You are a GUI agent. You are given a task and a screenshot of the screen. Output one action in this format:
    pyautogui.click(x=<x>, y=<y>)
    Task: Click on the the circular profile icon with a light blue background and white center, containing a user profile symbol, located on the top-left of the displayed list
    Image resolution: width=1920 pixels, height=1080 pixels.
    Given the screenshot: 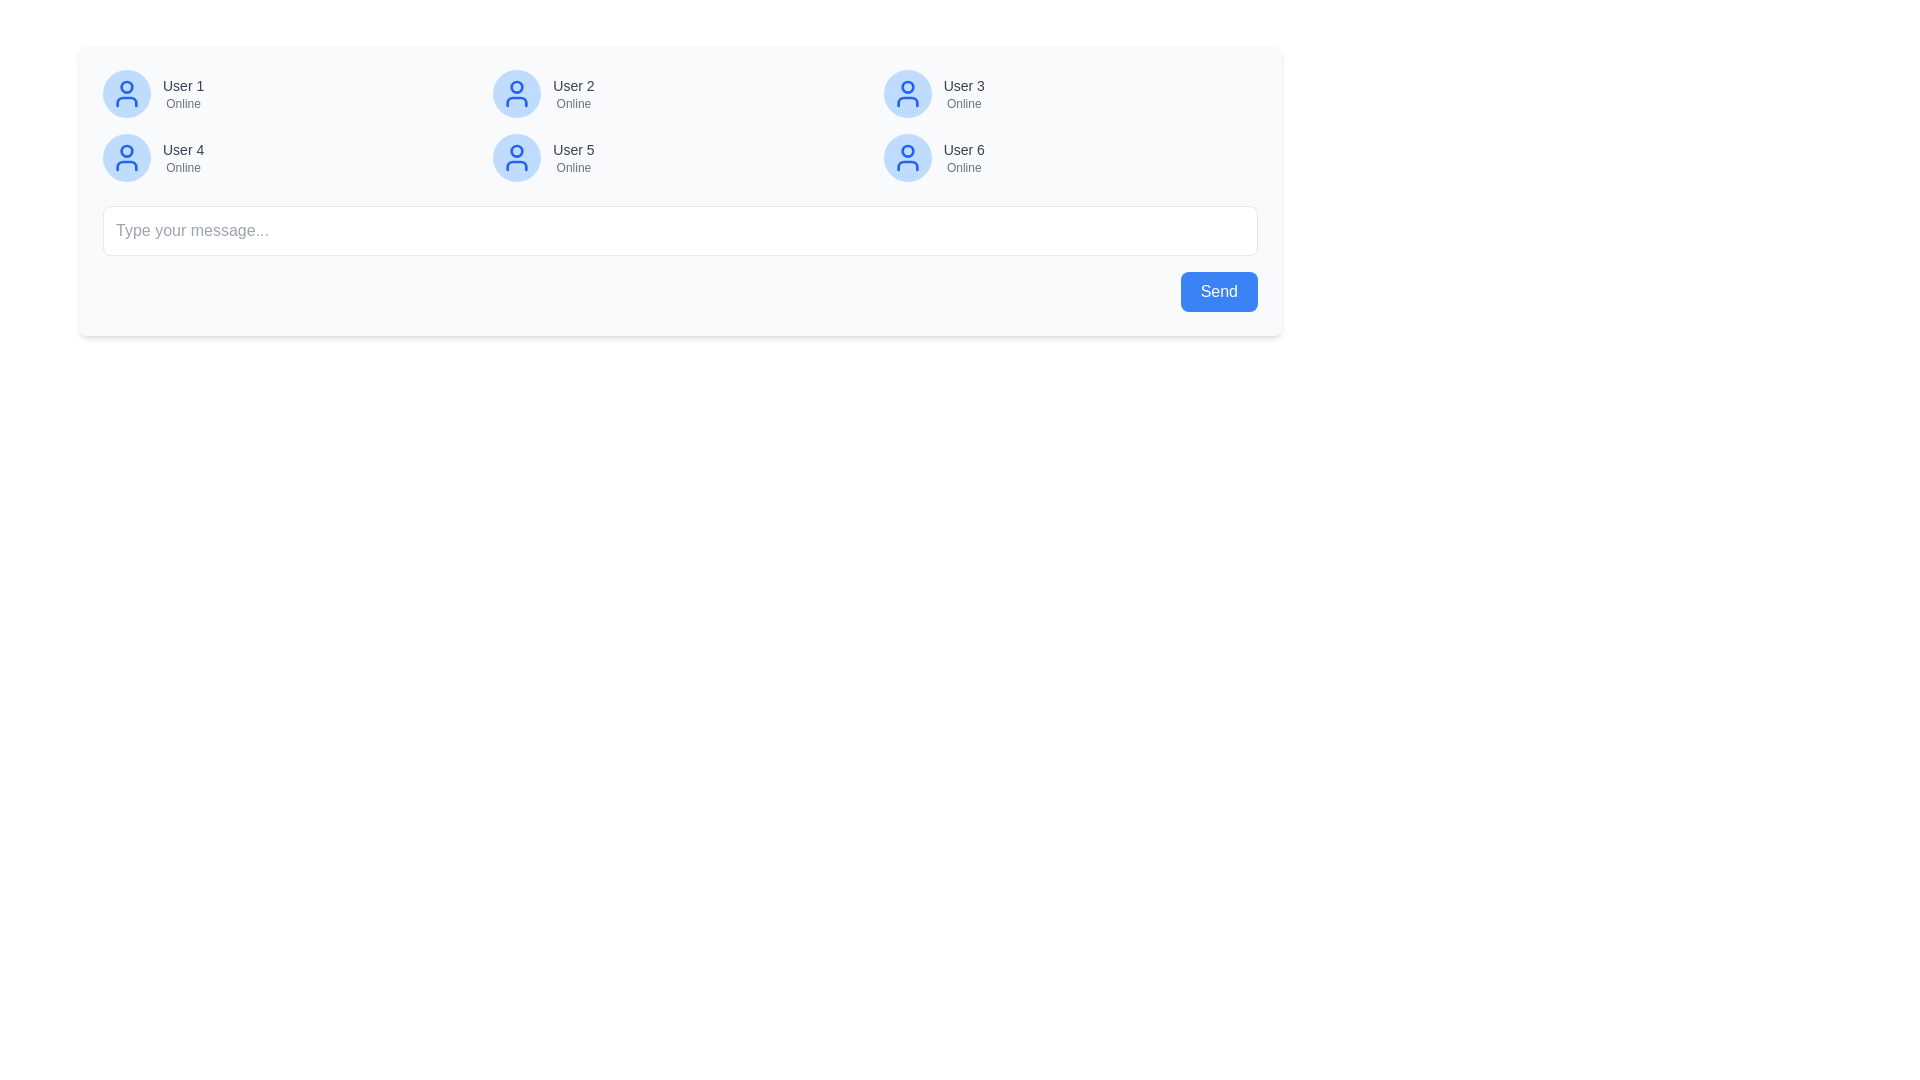 What is the action you would take?
    pyautogui.click(x=125, y=93)
    